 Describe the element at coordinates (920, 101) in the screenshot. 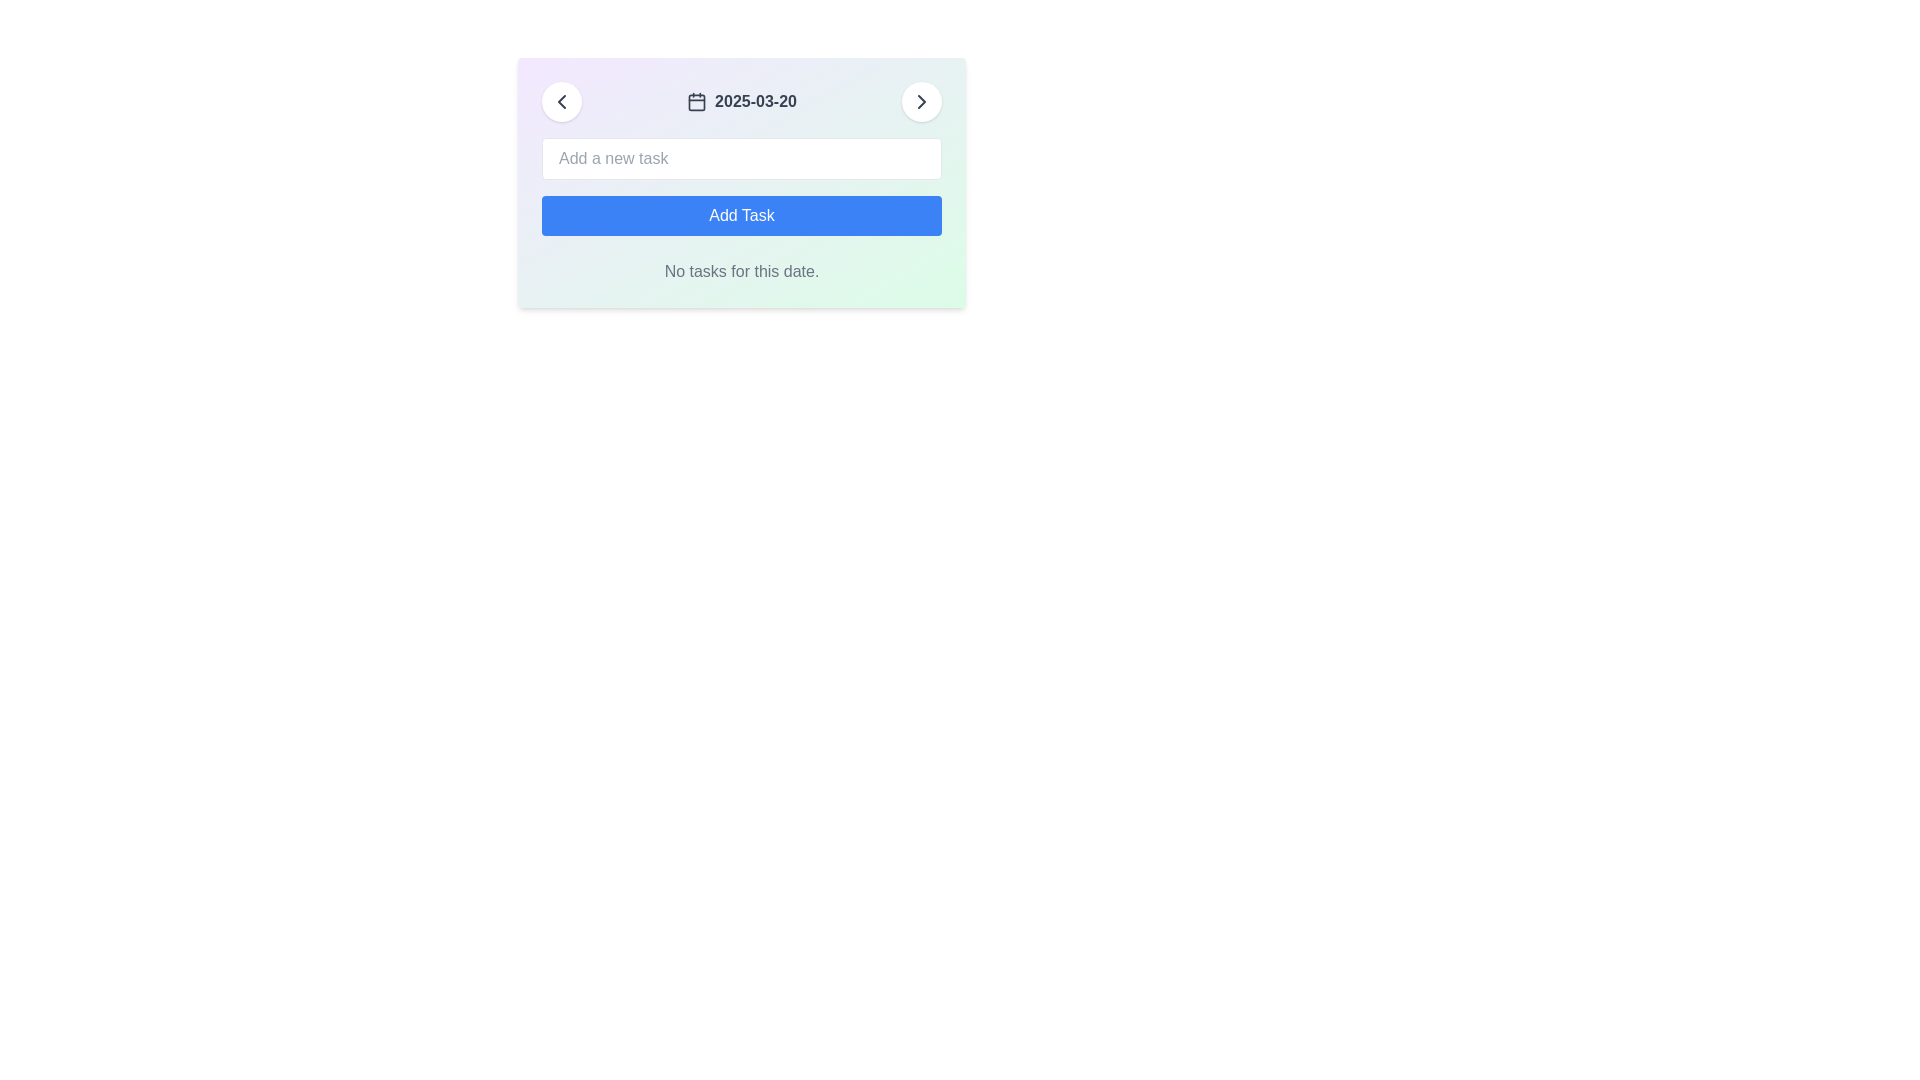

I see `the right navigation chevron icon located at the top-right corner of the interface` at that location.